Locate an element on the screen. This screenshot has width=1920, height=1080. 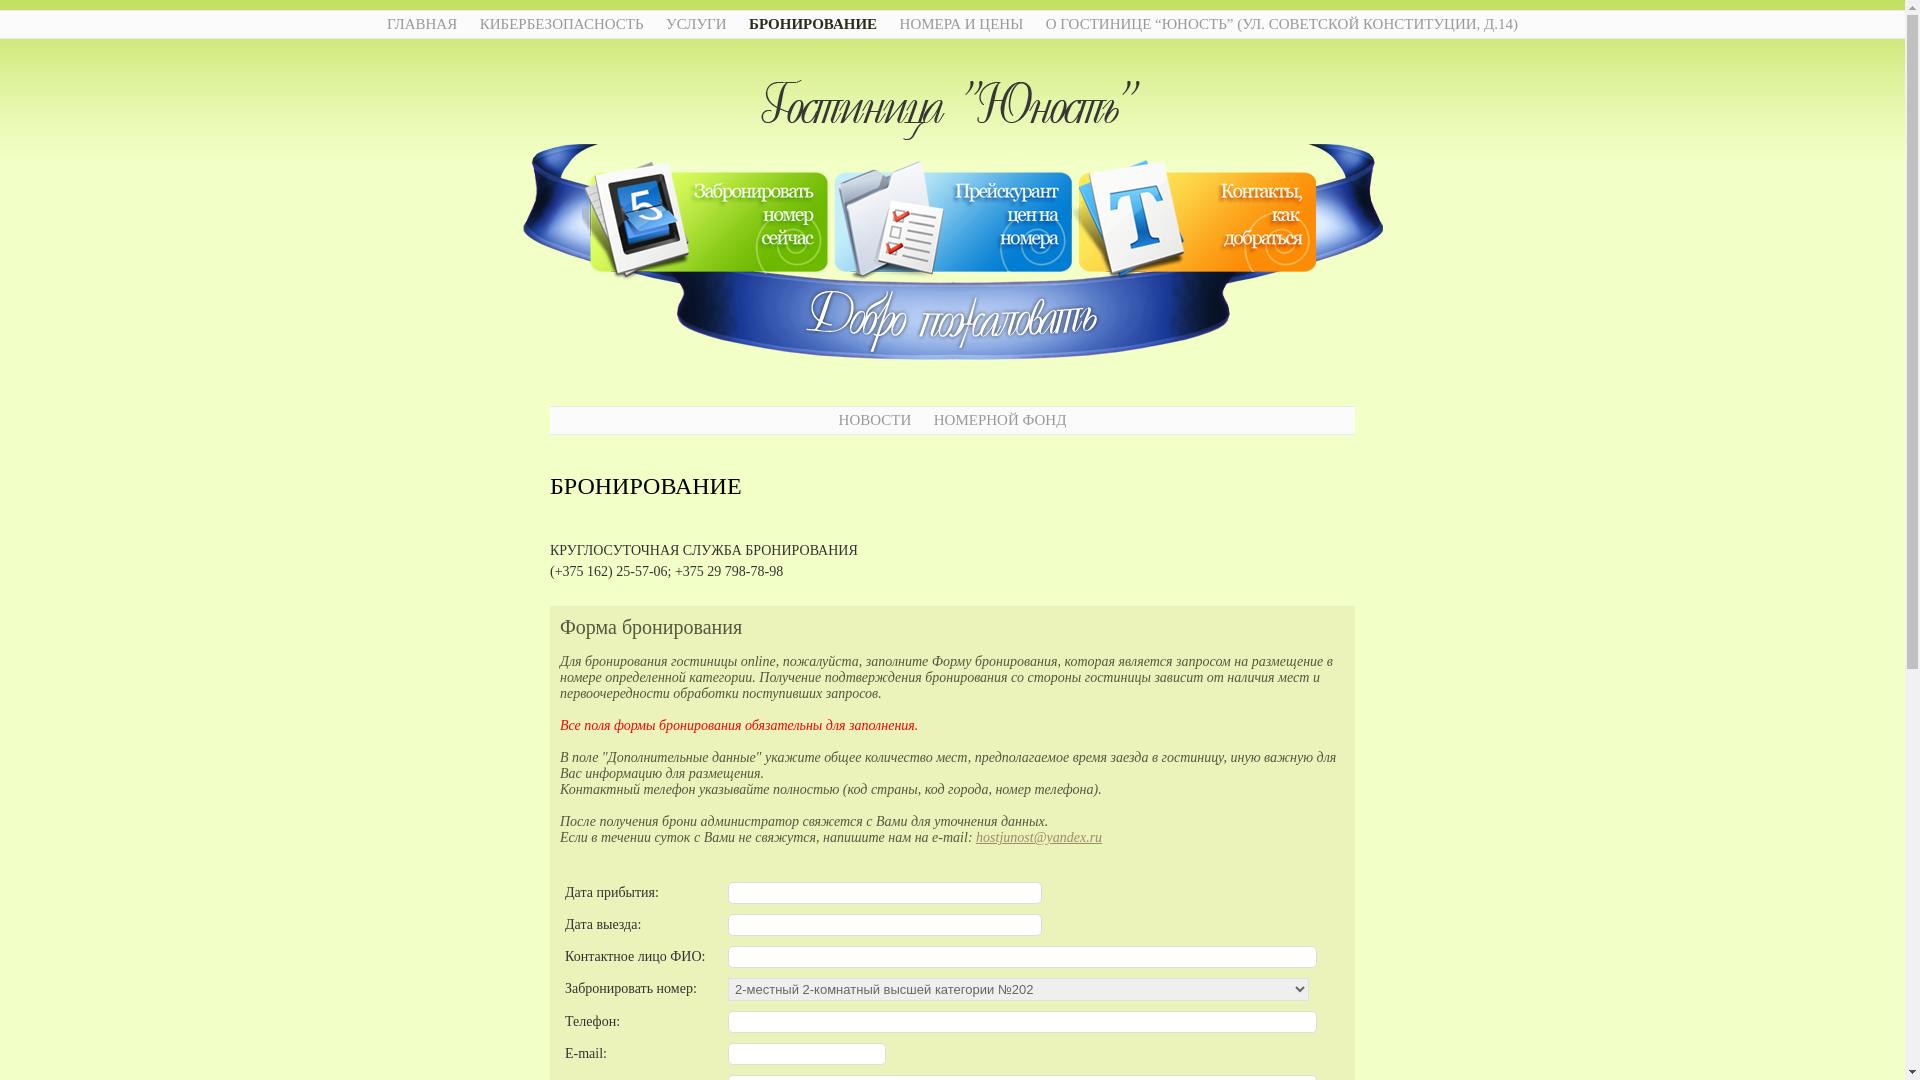
'hostjunost@yandex.ru' is located at coordinates (975, 837).